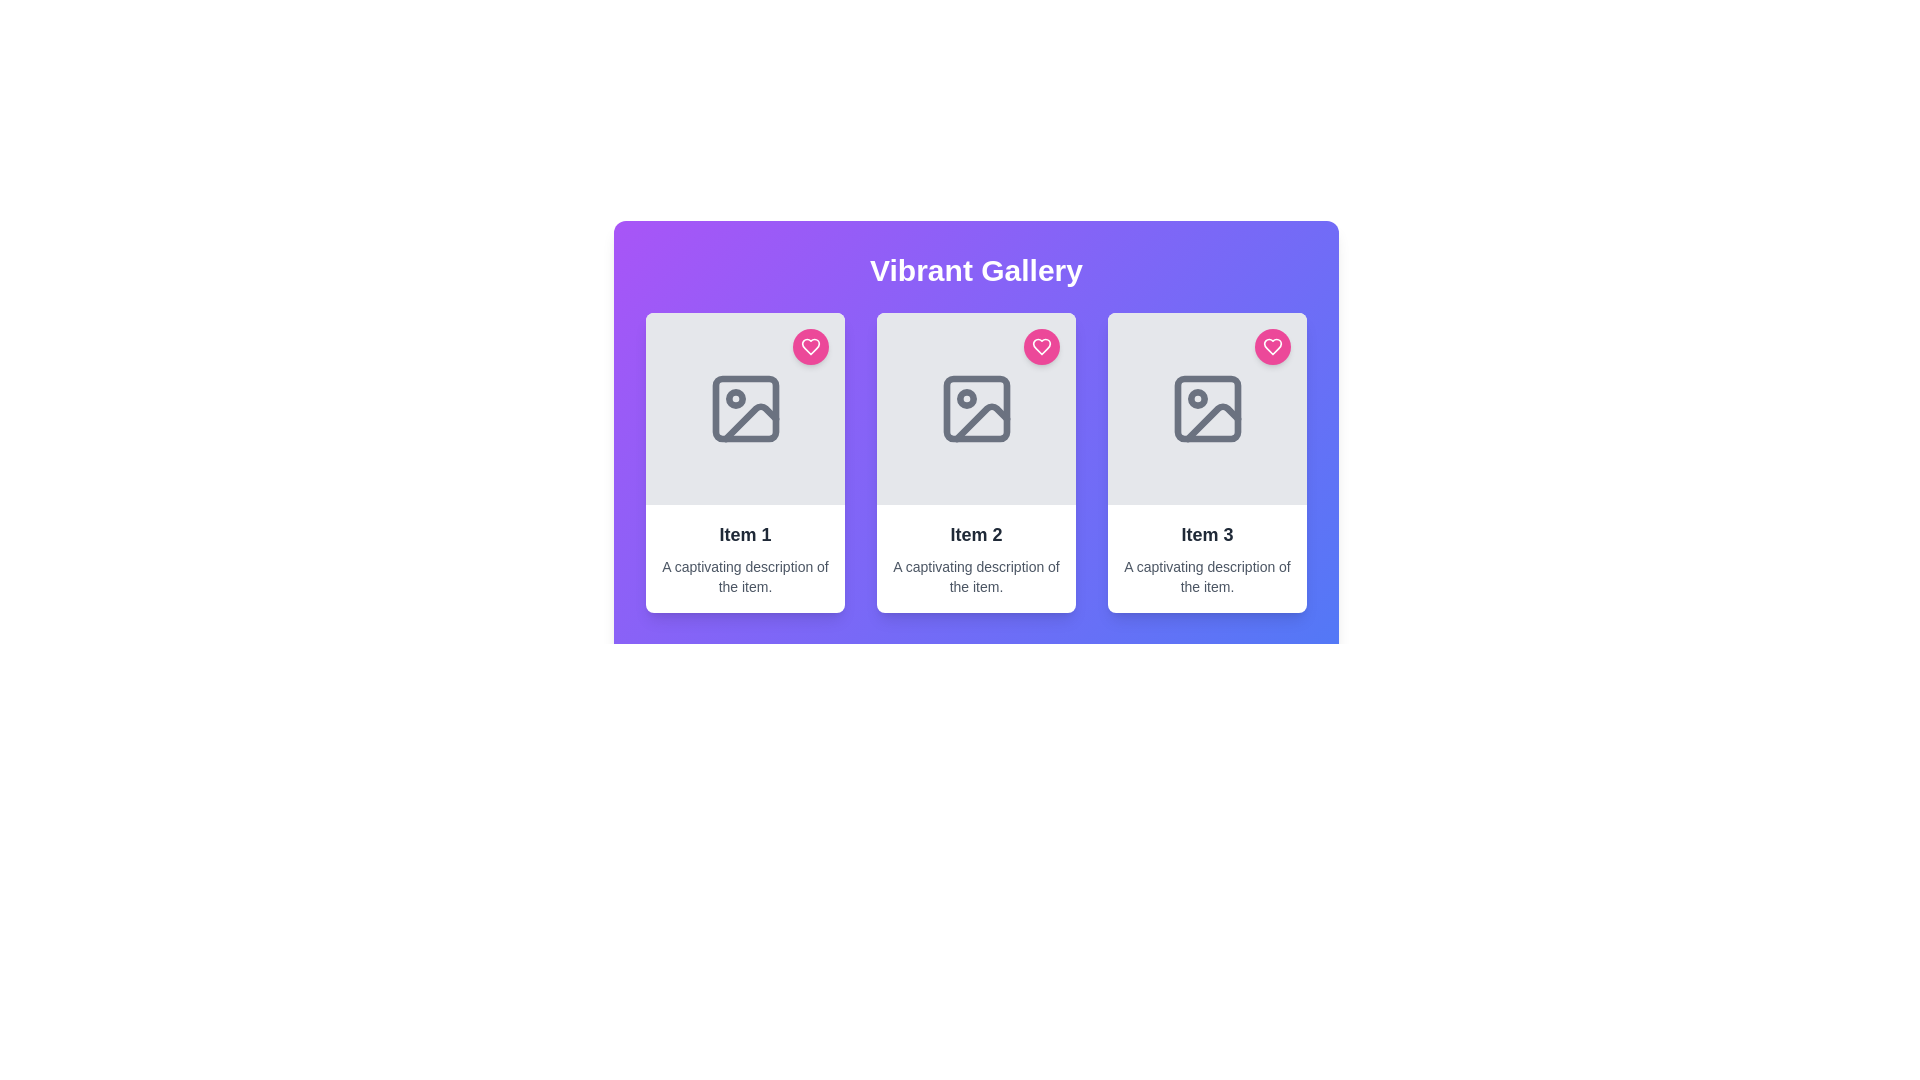 The width and height of the screenshot is (1920, 1080). I want to click on the header text that serves as a title for the middle card in a three-card layout to emphasize it, so click(976, 534).